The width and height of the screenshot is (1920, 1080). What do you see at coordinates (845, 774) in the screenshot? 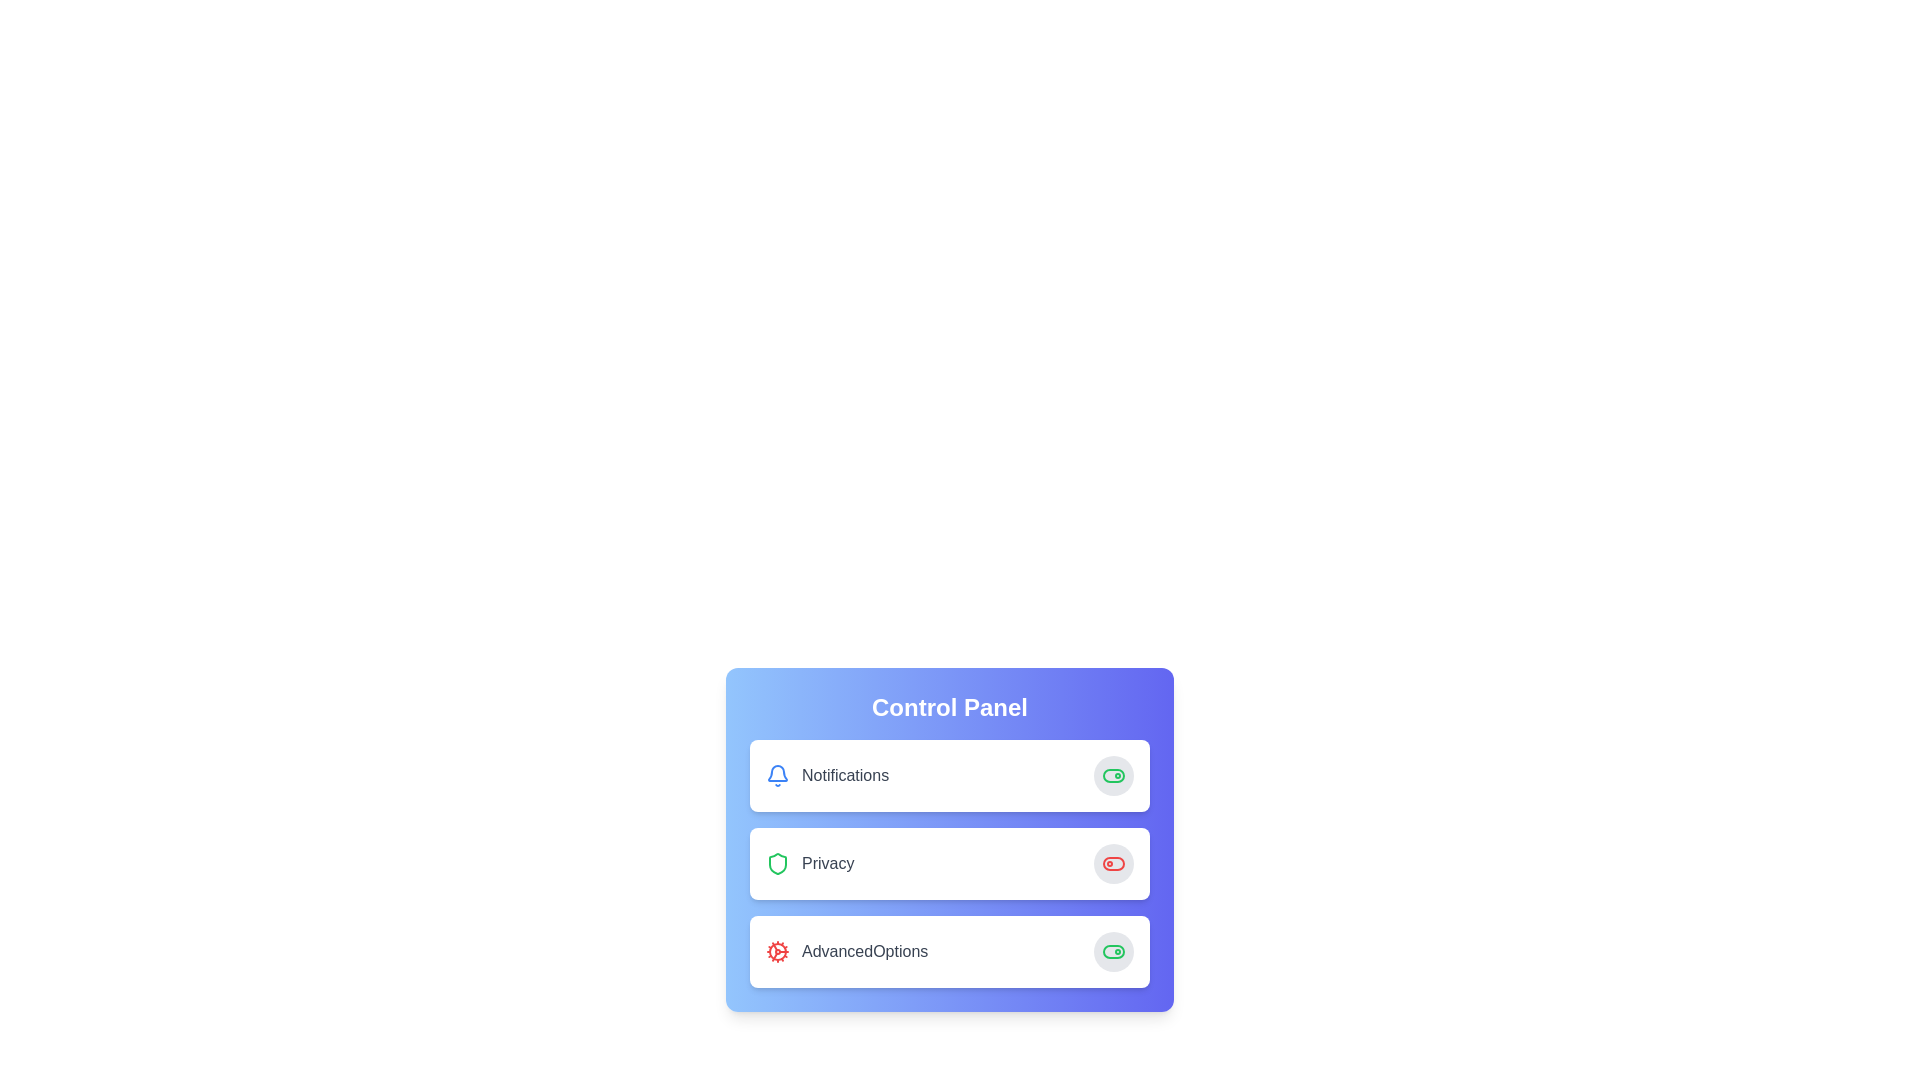
I see `the 'Notifications' text label to initiate keyboard interactions` at bounding box center [845, 774].